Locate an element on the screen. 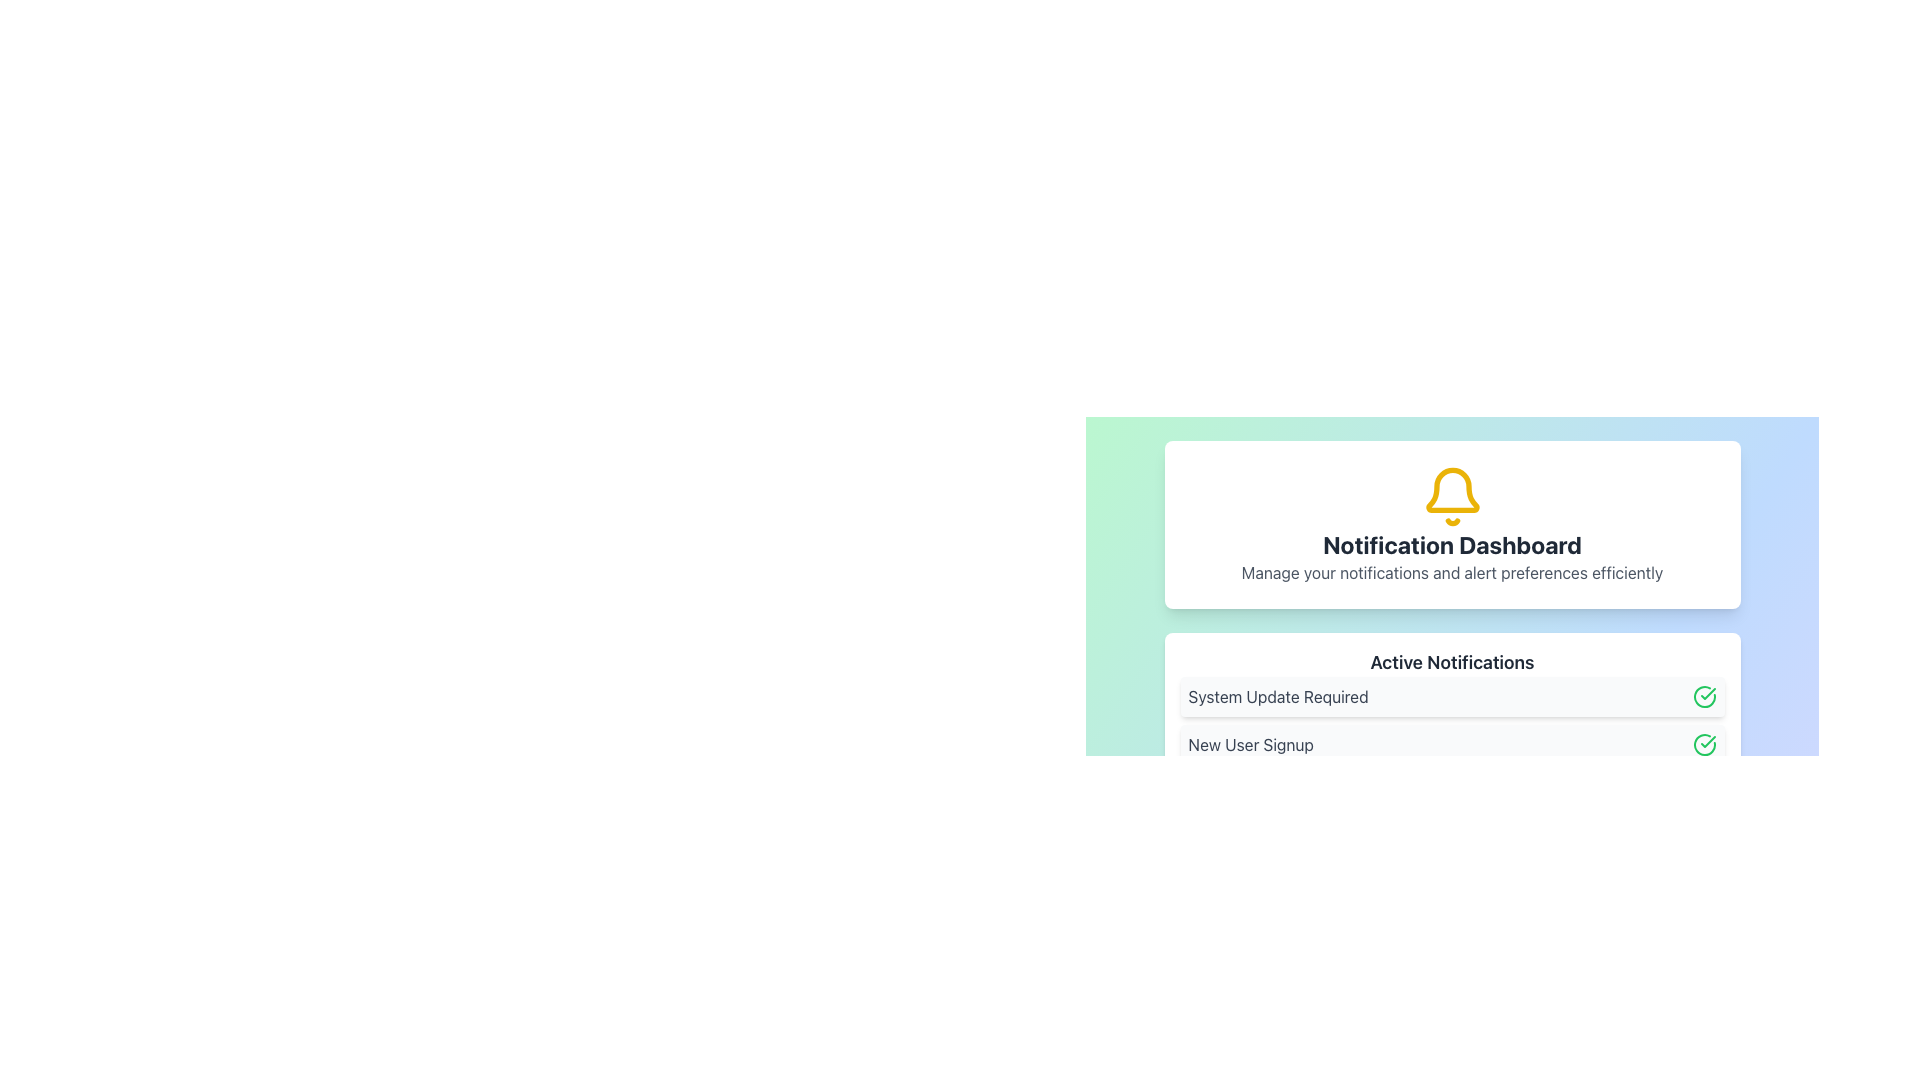 The width and height of the screenshot is (1920, 1080). the 'Notification Dashboard' static text header element, which is centrally positioned within a white rounded rectangle card and is bold with dark gray color, located below the yellow notification bell icon is located at coordinates (1452, 544).